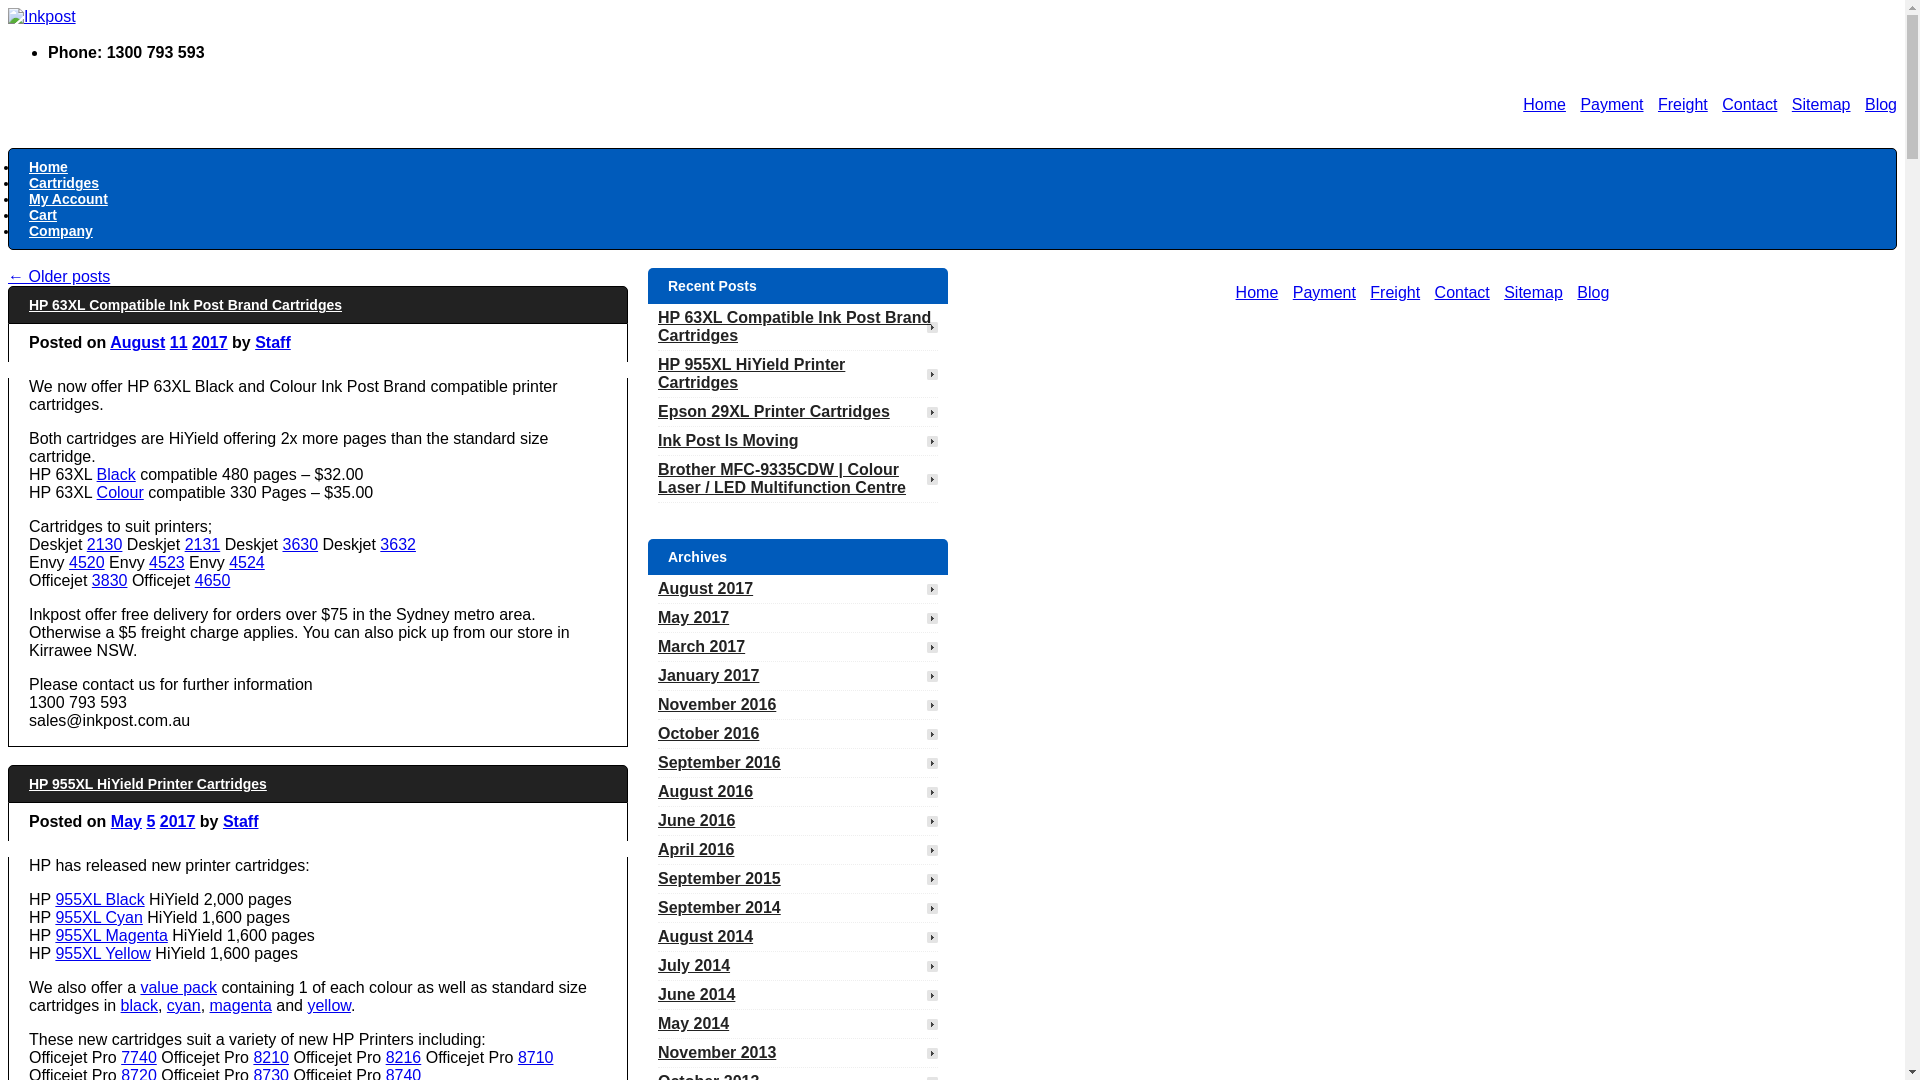 This screenshot has width=1920, height=1080. I want to click on 'April 2016', so click(705, 849).